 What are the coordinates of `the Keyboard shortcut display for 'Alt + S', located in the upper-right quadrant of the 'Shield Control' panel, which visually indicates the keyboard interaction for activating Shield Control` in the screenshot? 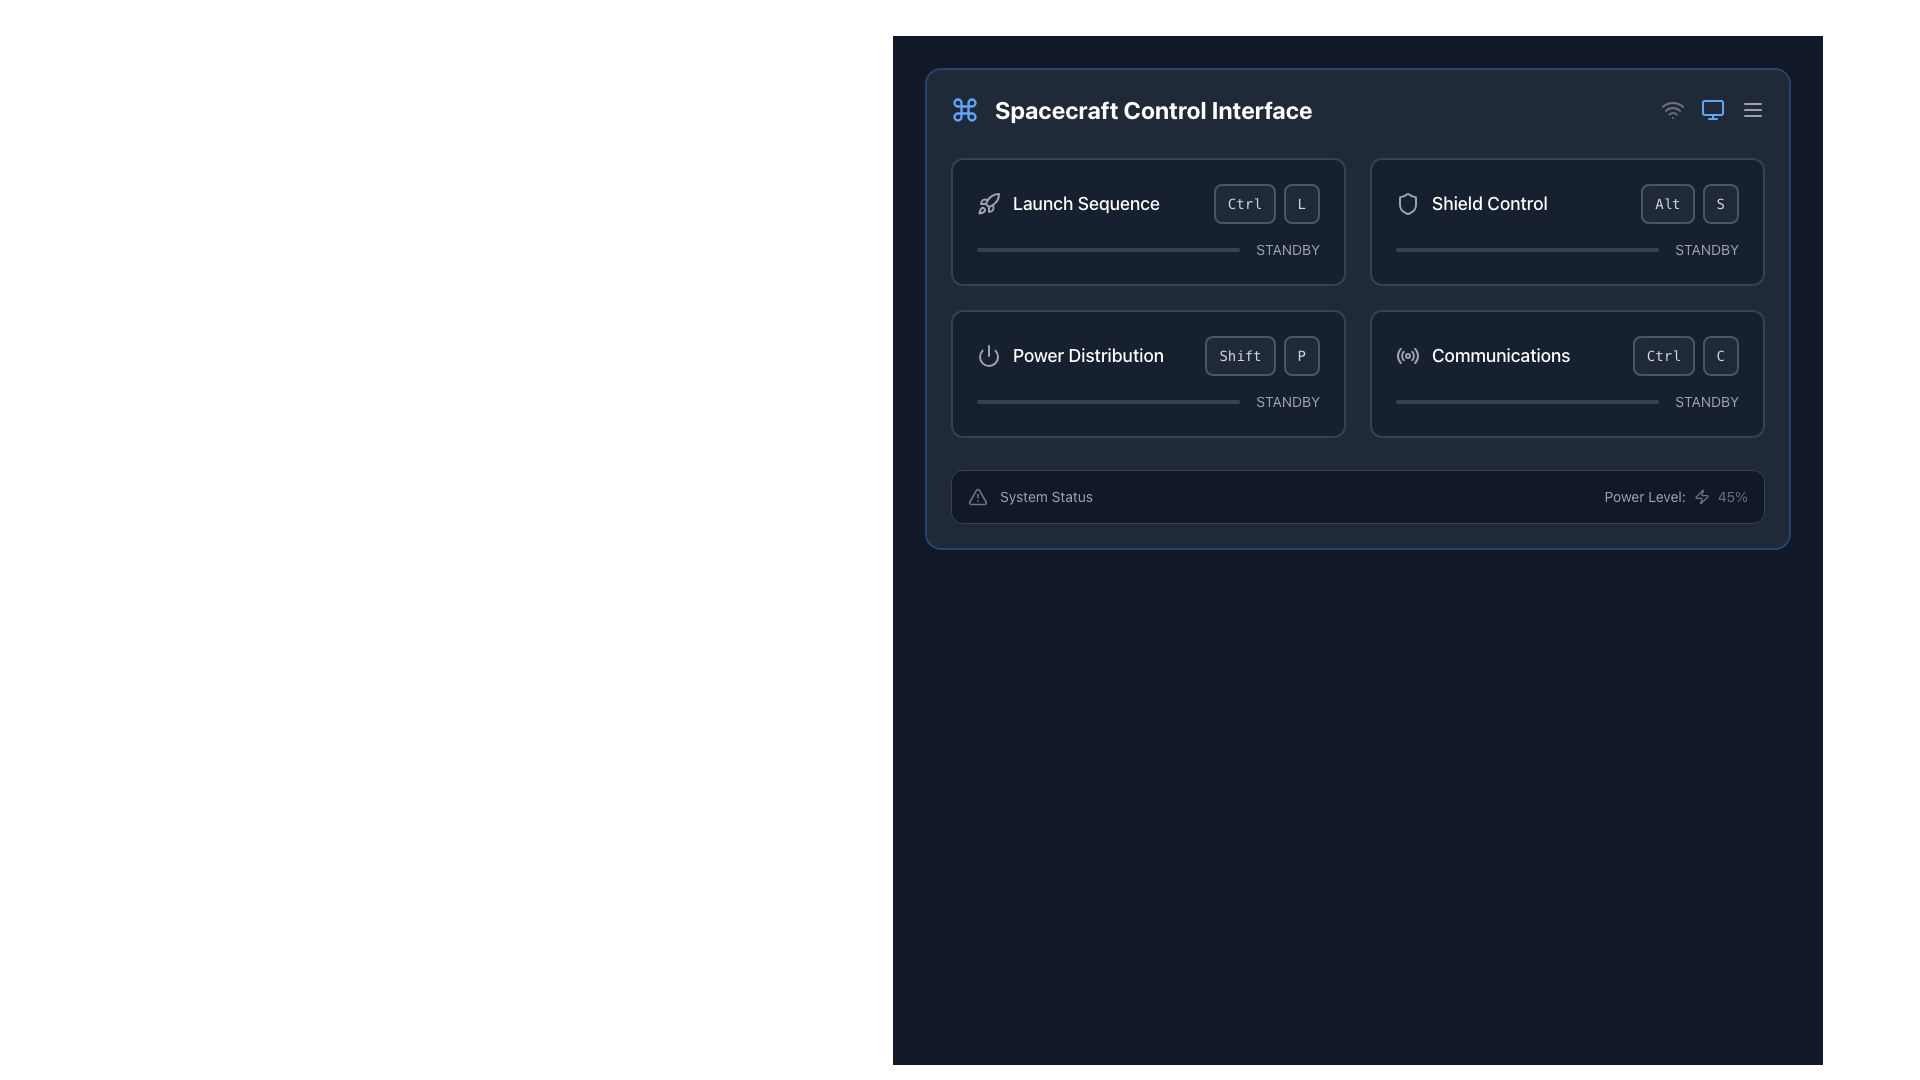 It's located at (1689, 204).